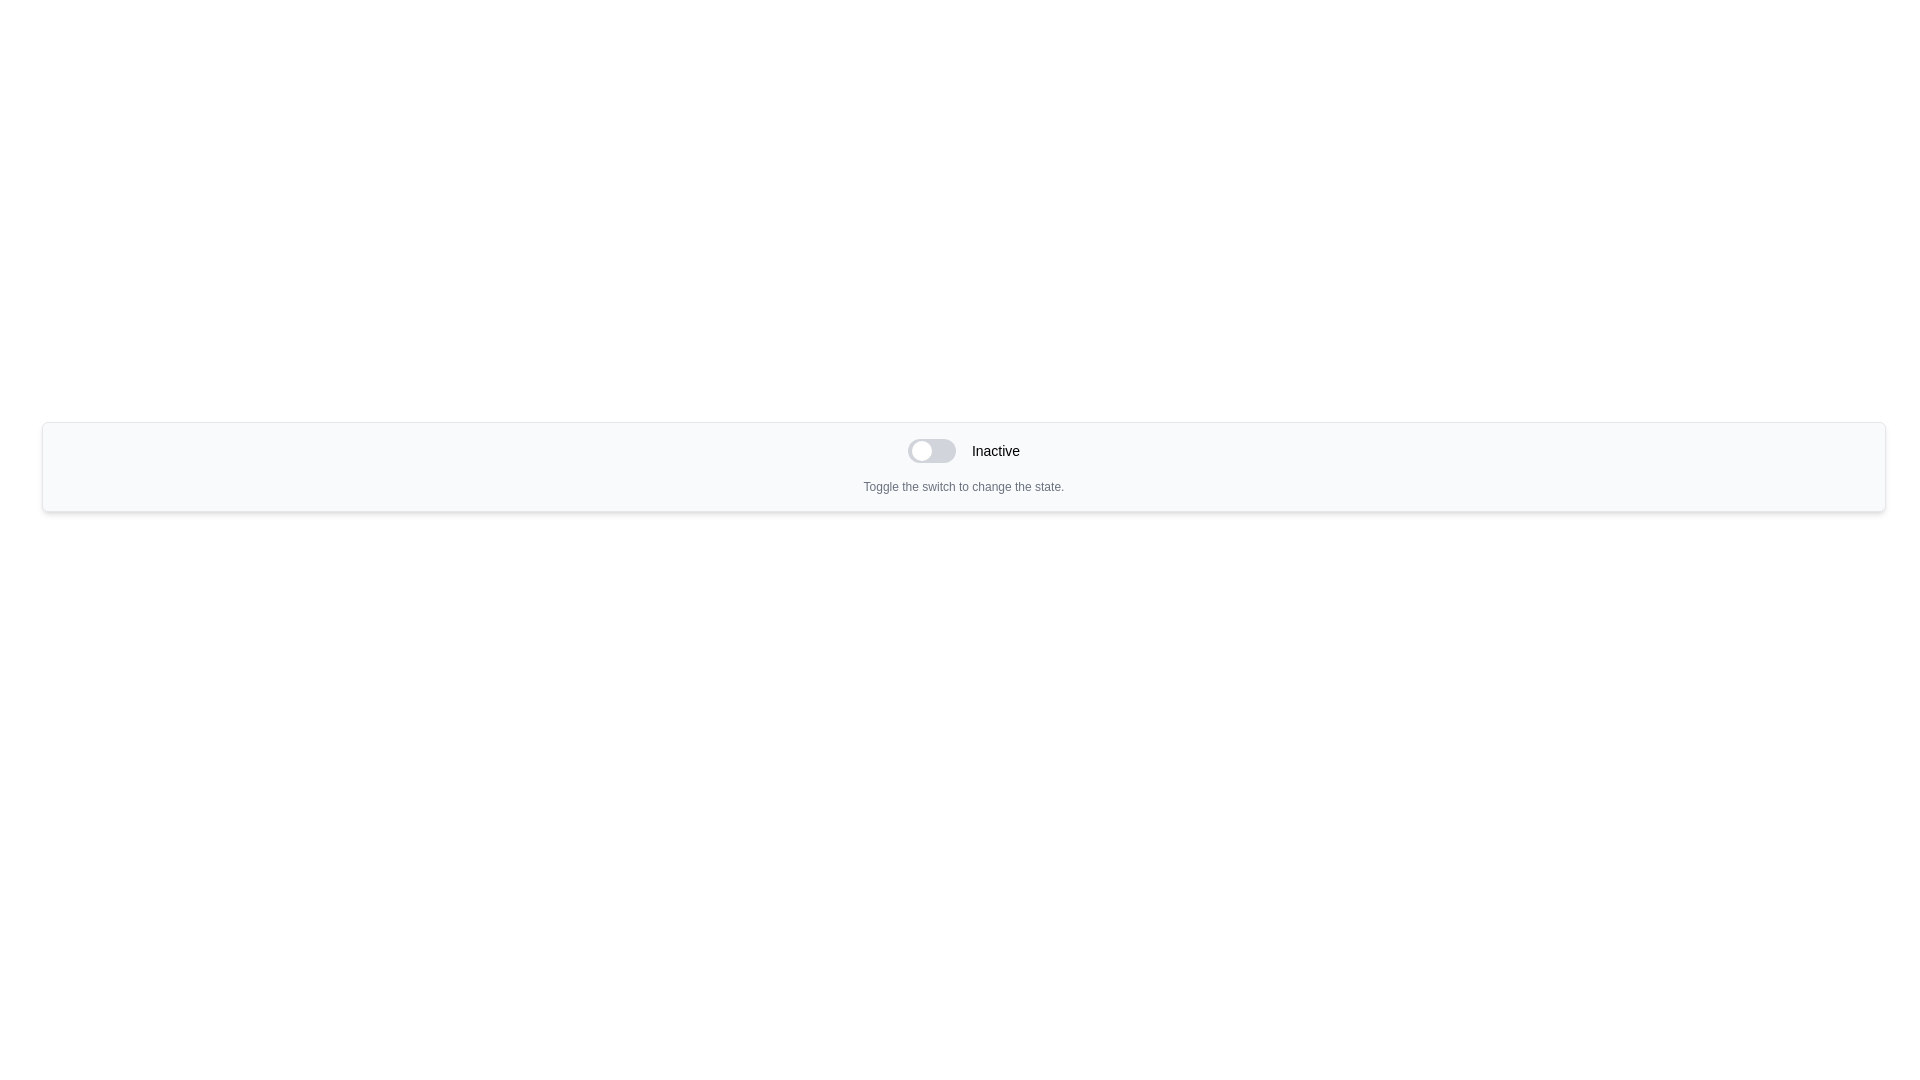  Describe the element at coordinates (930, 451) in the screenshot. I see `the toggle switch located to the left of the text label 'Inactive'` at that location.